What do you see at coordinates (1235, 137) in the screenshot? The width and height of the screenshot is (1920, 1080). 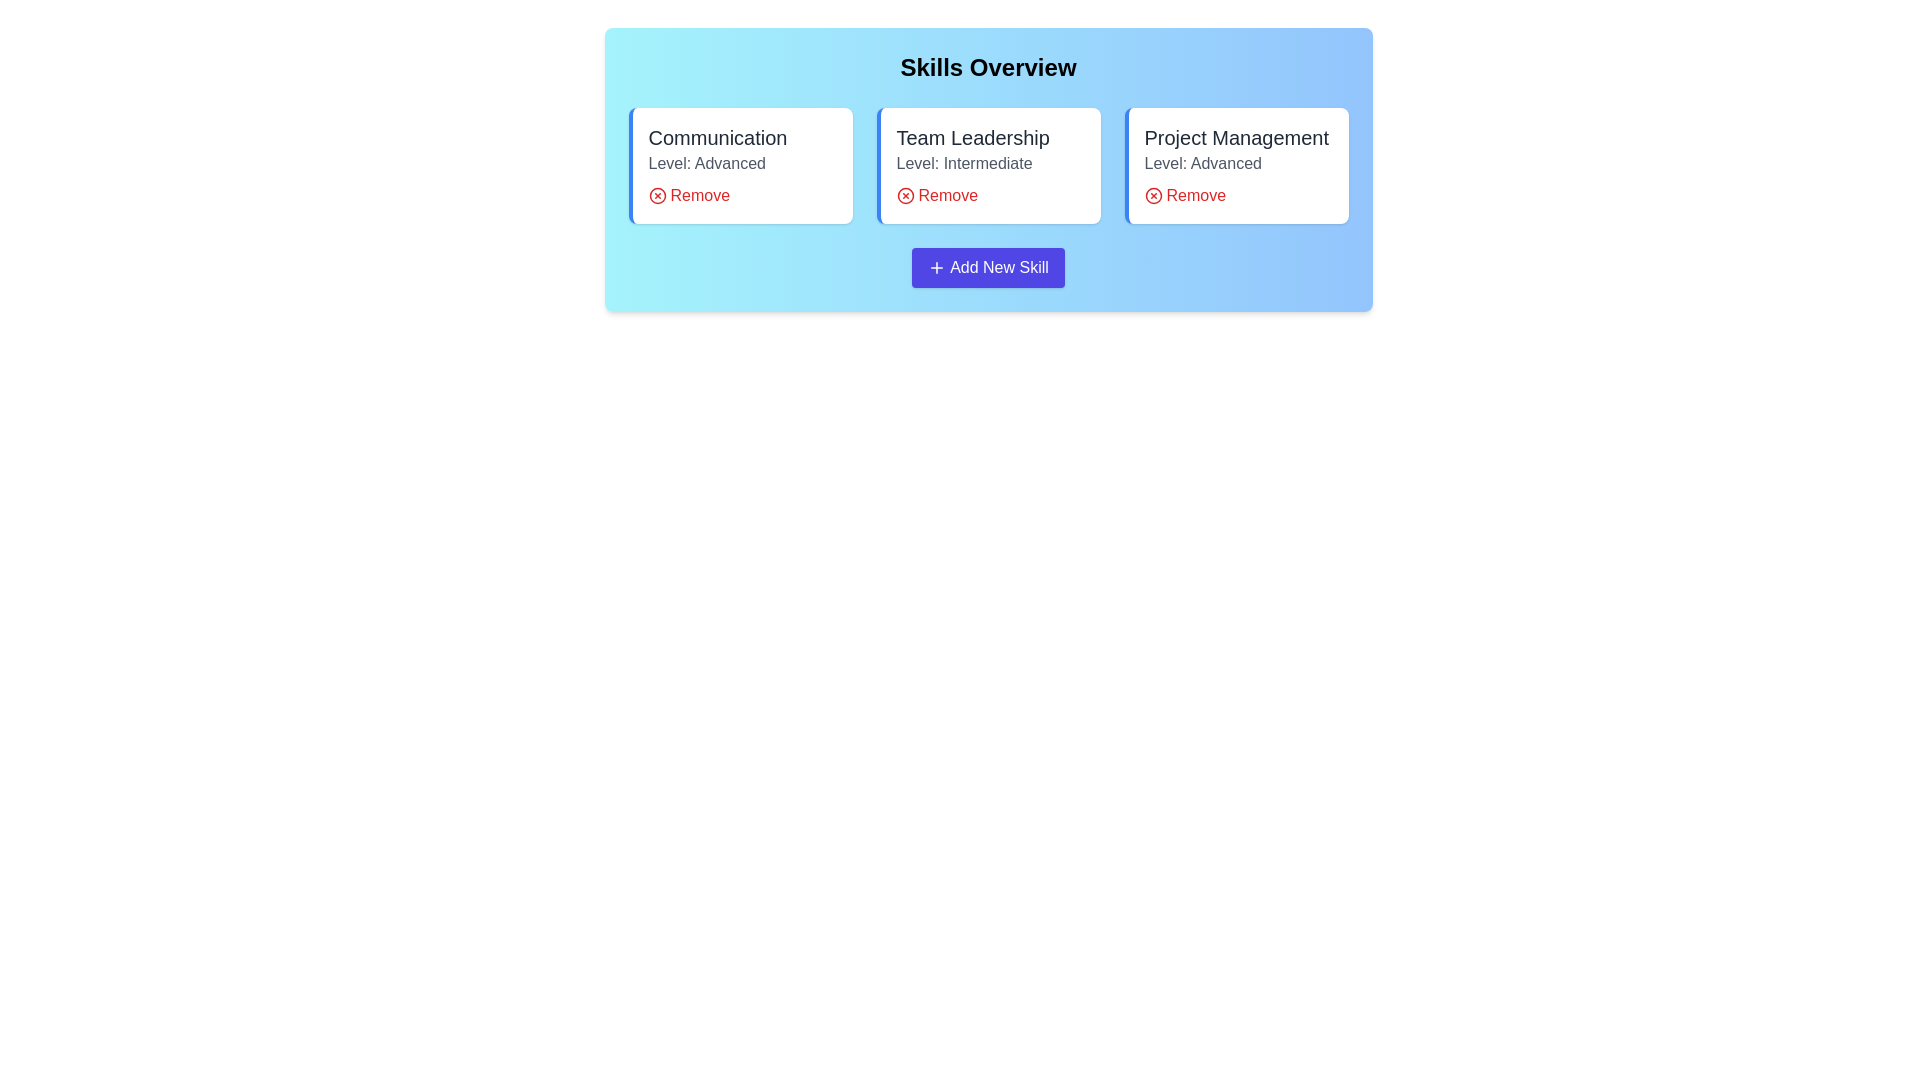 I see `the skill name text for Project Management` at bounding box center [1235, 137].